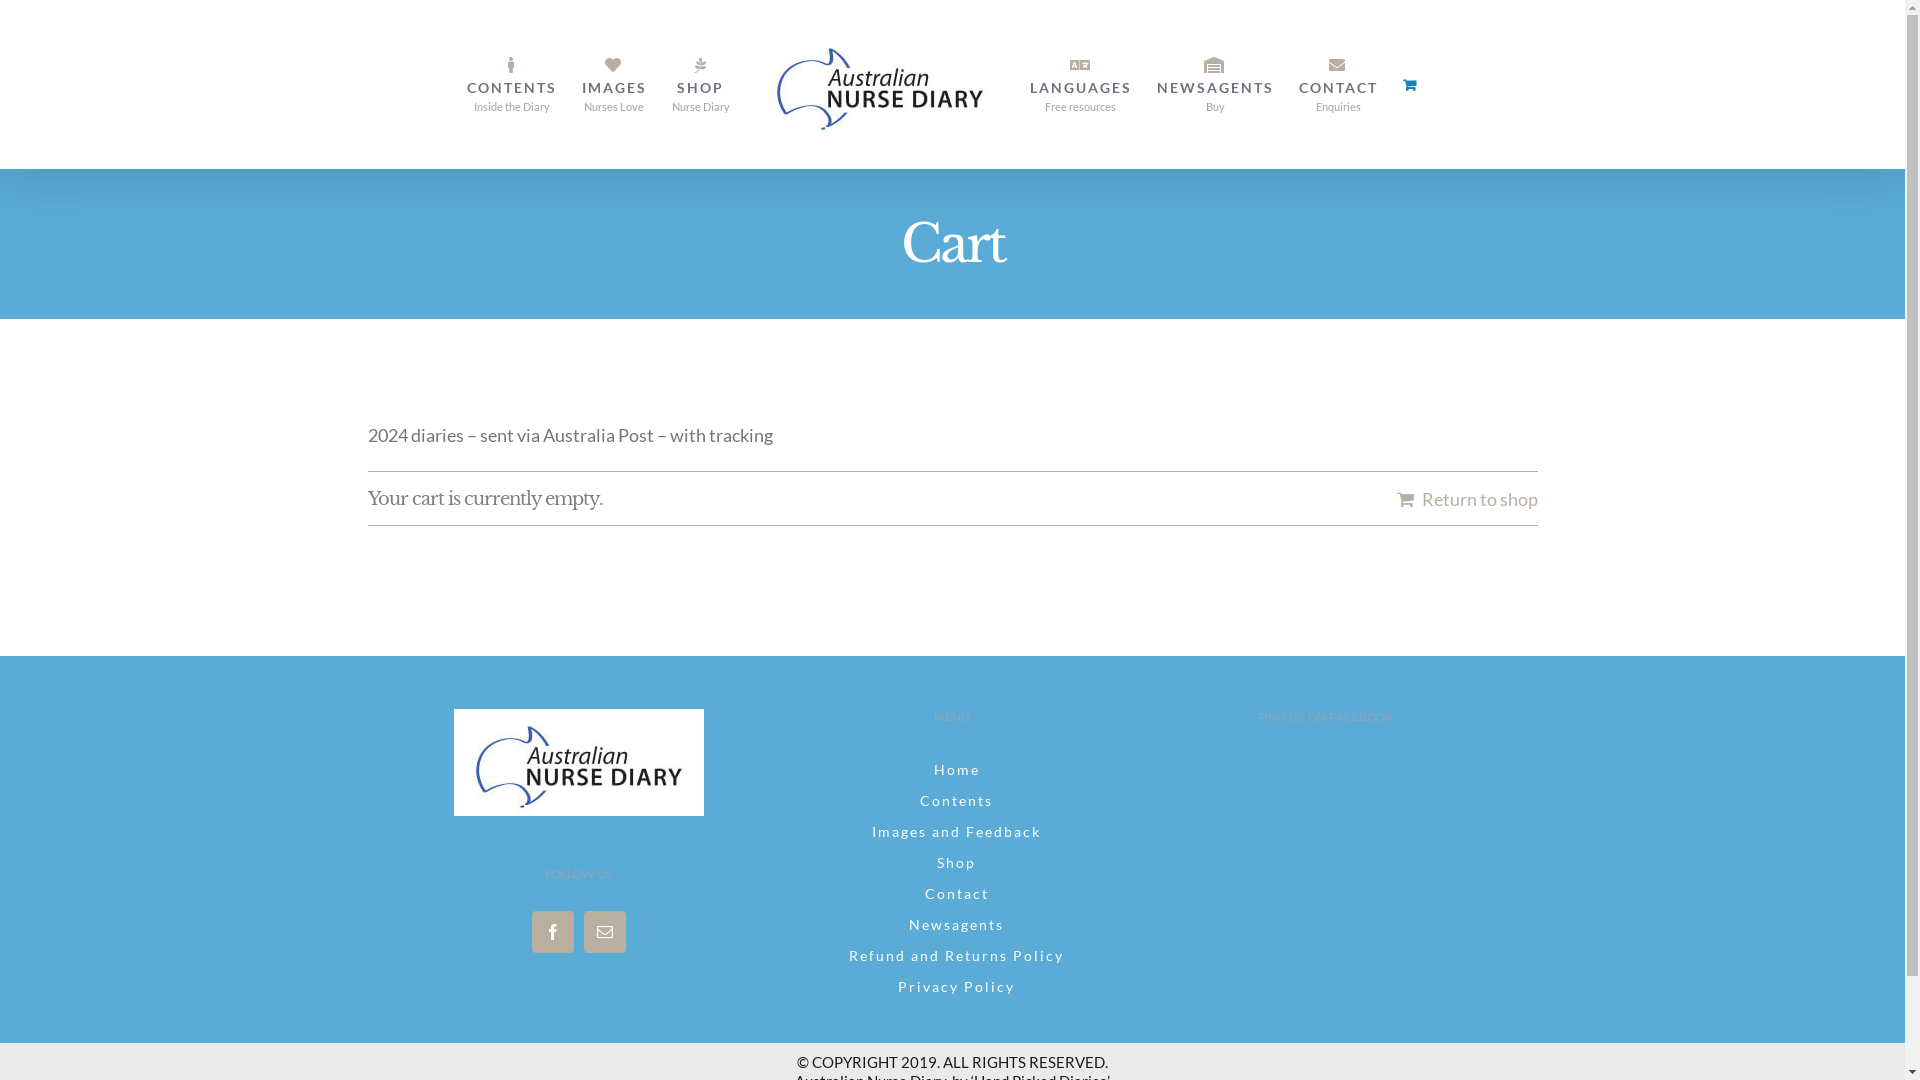  What do you see at coordinates (1466, 497) in the screenshot?
I see `'Return to shop'` at bounding box center [1466, 497].